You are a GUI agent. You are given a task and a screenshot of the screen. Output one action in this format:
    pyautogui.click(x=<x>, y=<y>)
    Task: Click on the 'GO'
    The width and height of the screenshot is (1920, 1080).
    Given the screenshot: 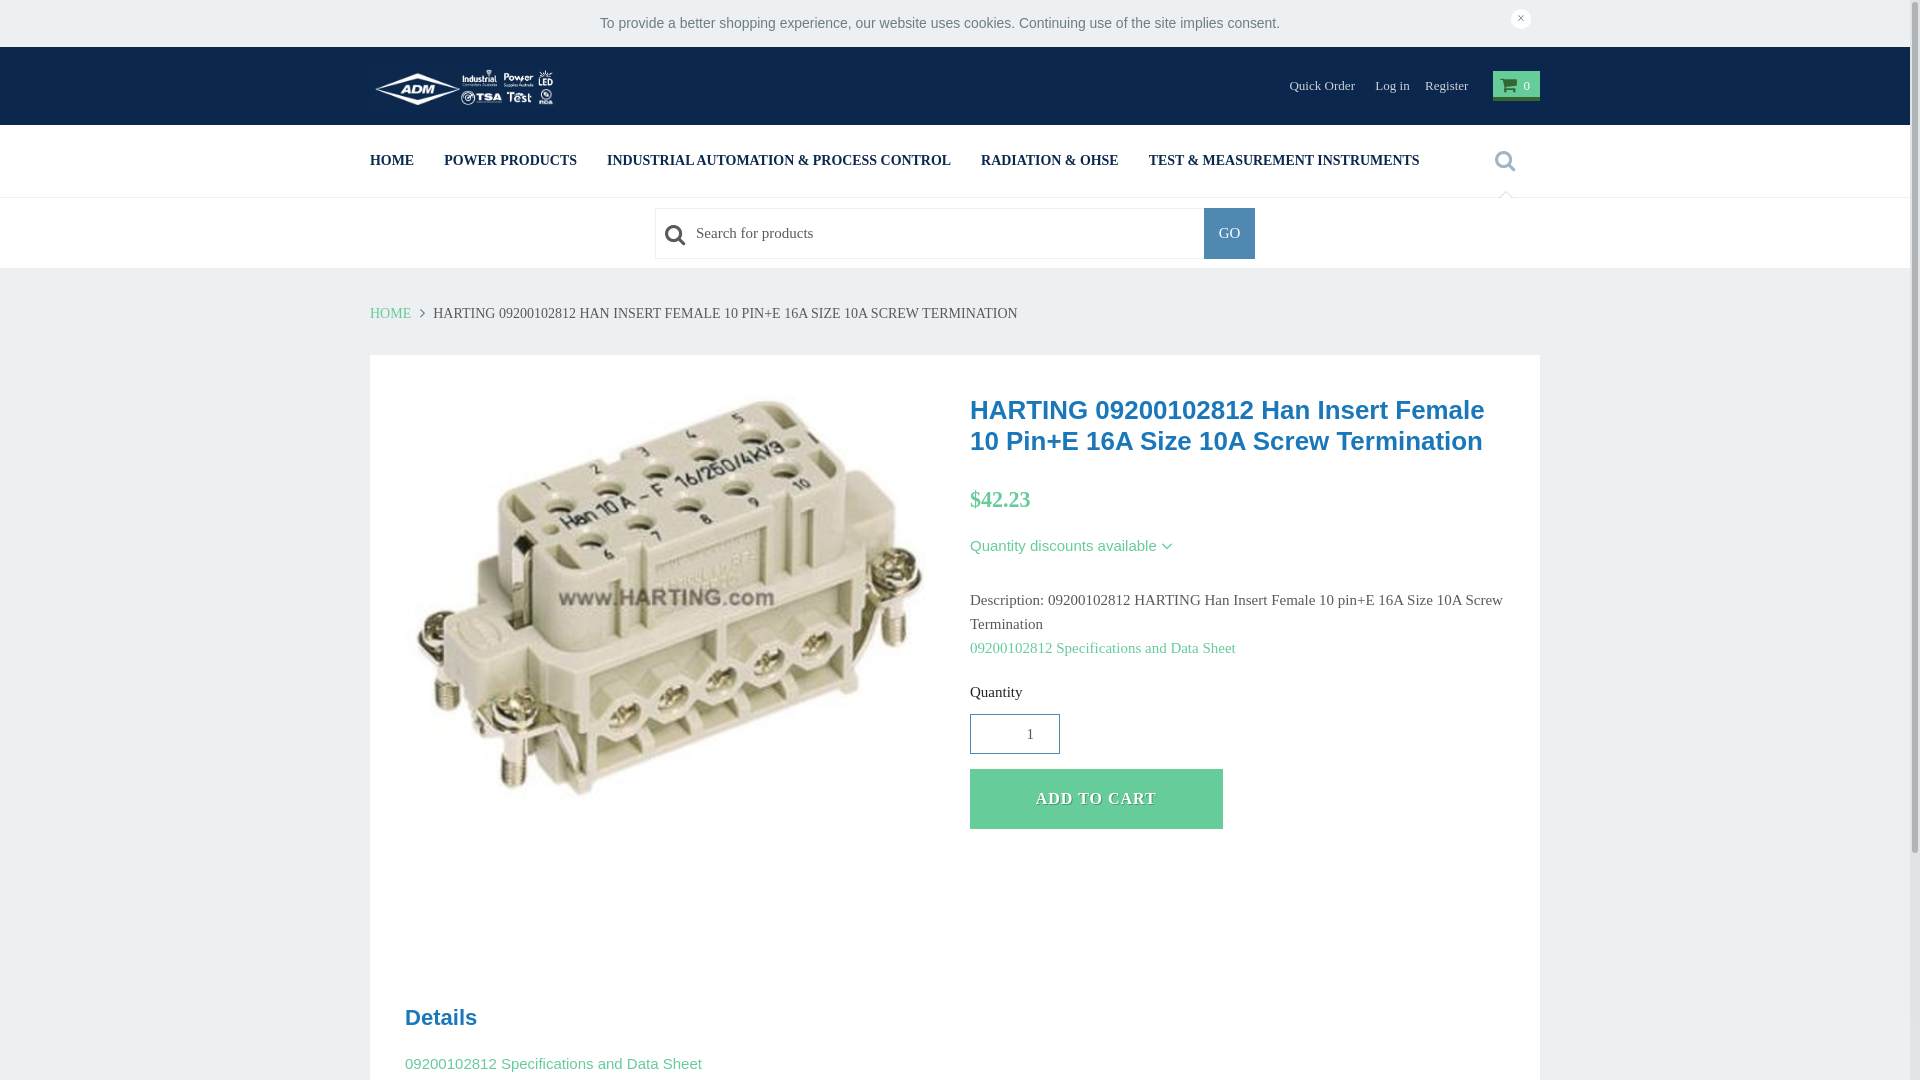 What is the action you would take?
    pyautogui.click(x=1228, y=232)
    